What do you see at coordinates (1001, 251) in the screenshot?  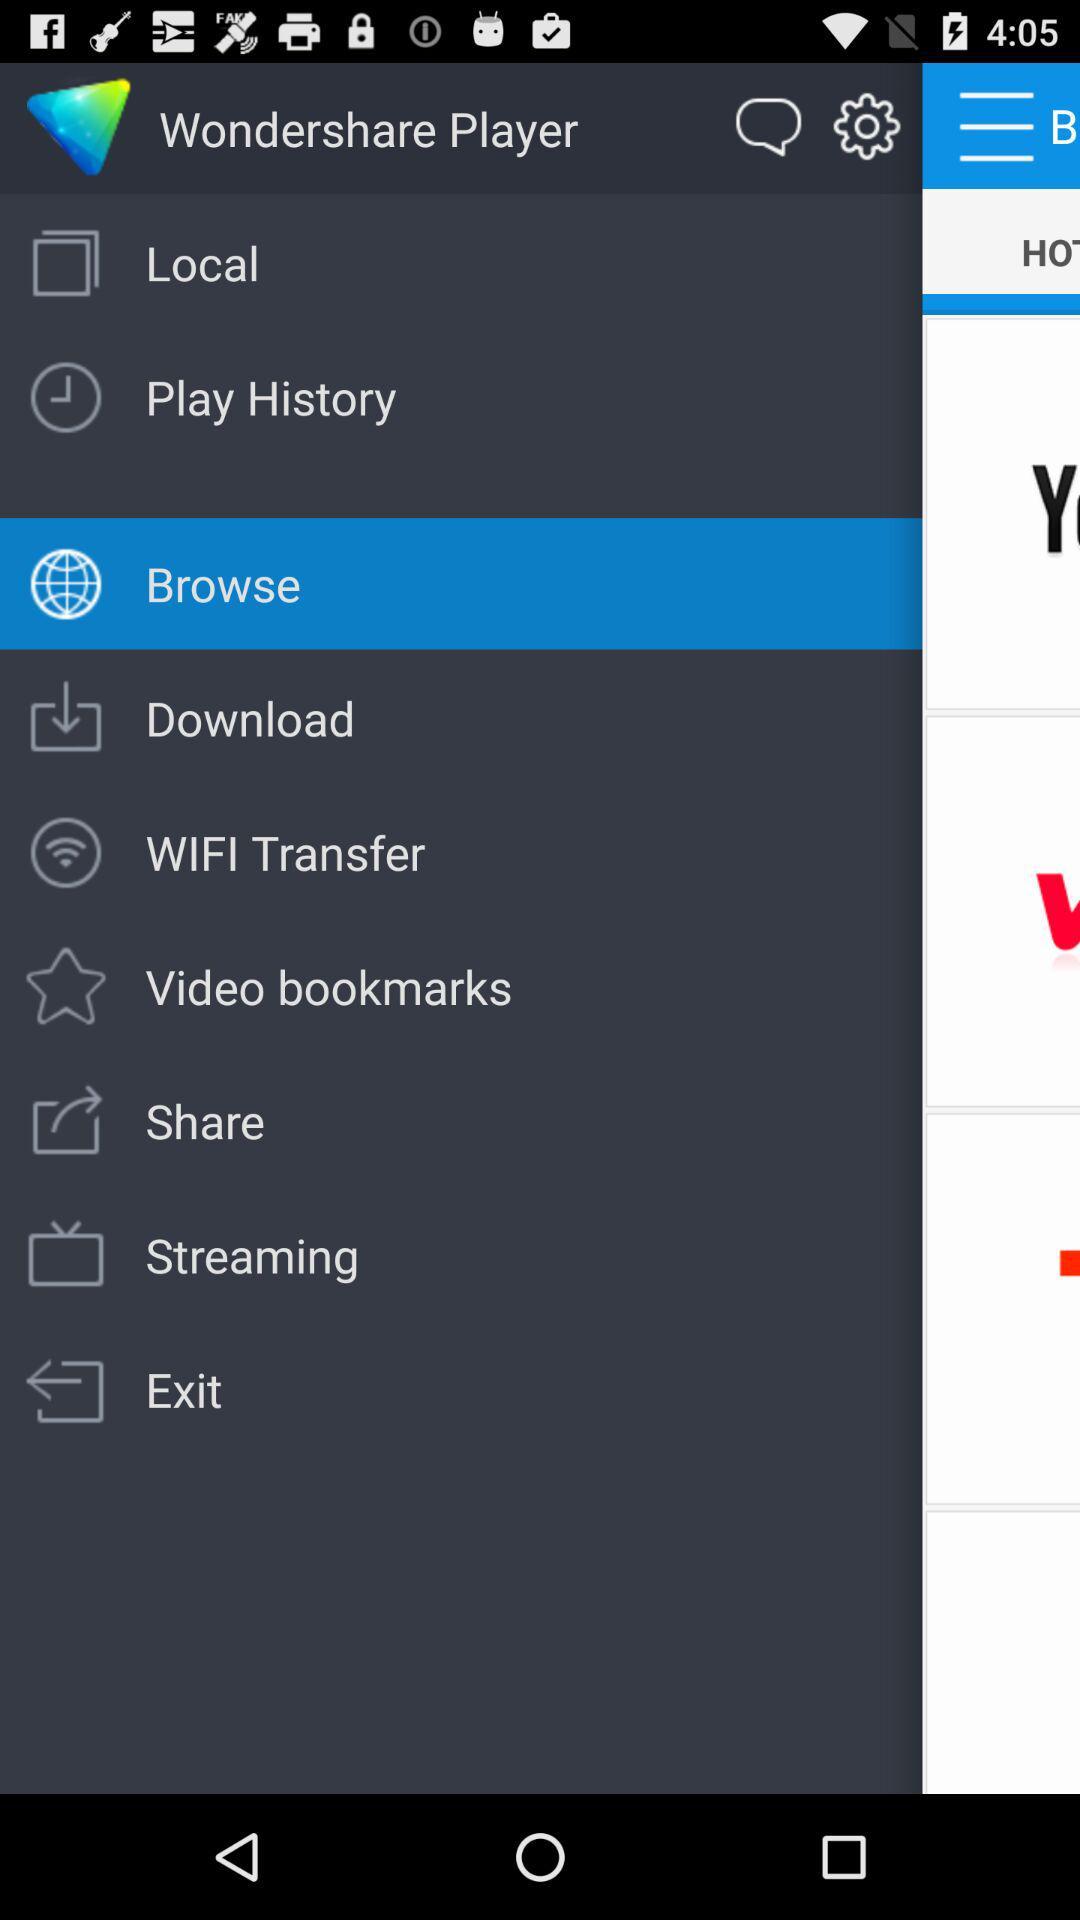 I see `the hot app` at bounding box center [1001, 251].